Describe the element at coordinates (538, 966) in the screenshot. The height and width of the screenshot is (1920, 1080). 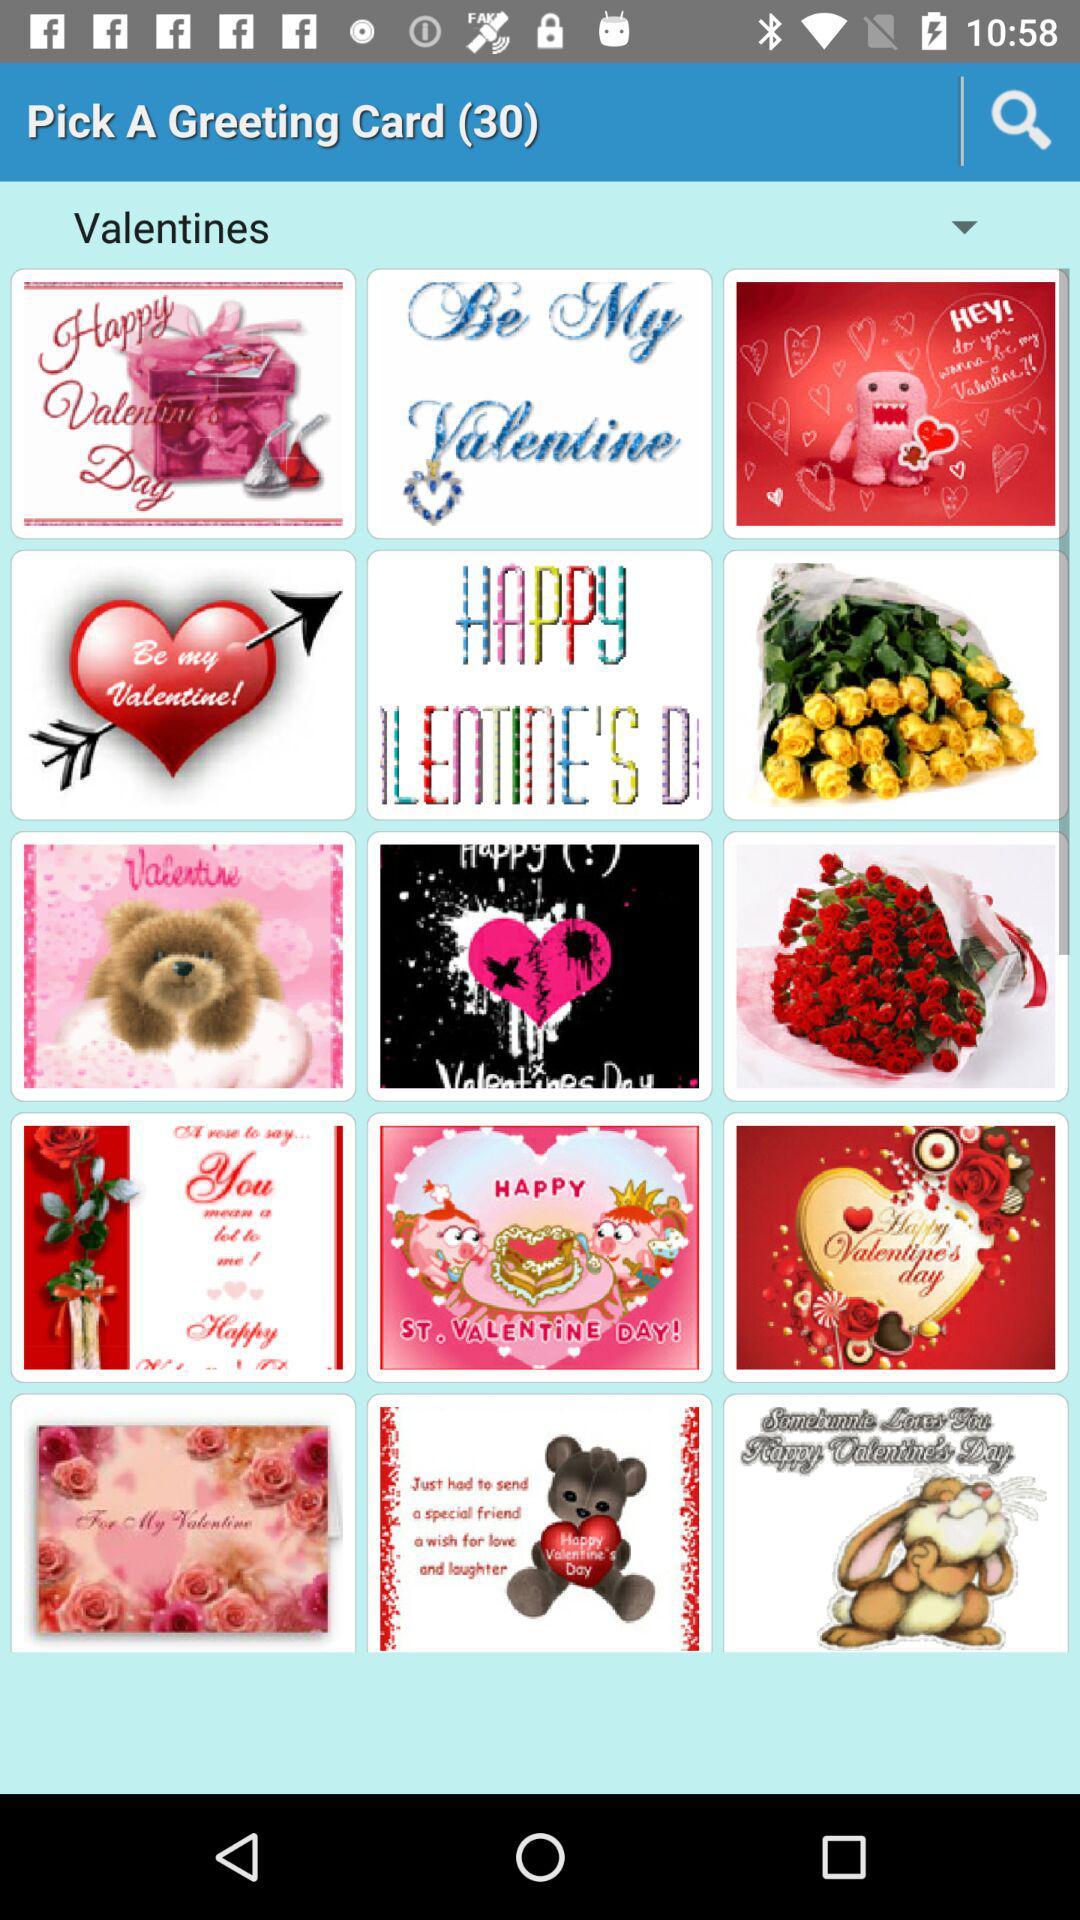
I see `the second image in the third row` at that location.